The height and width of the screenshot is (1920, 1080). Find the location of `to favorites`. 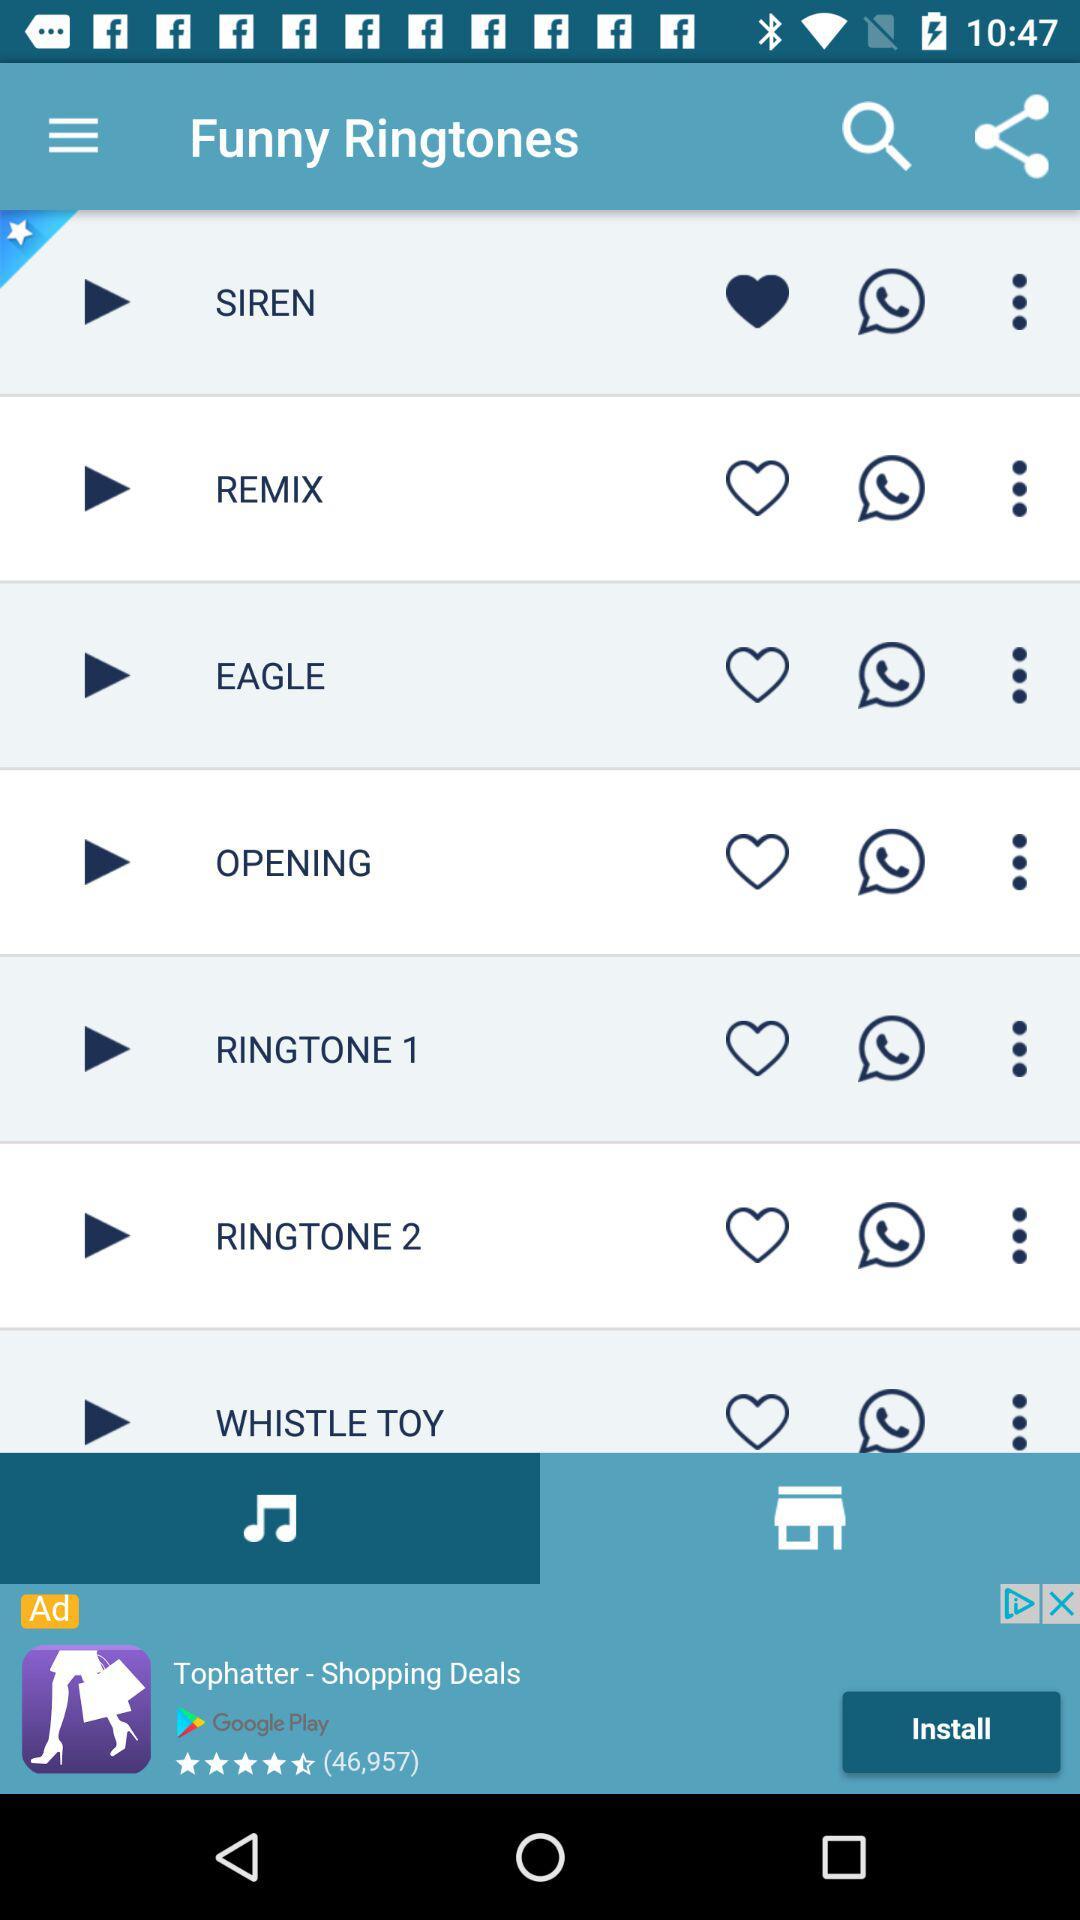

to favorites is located at coordinates (757, 675).